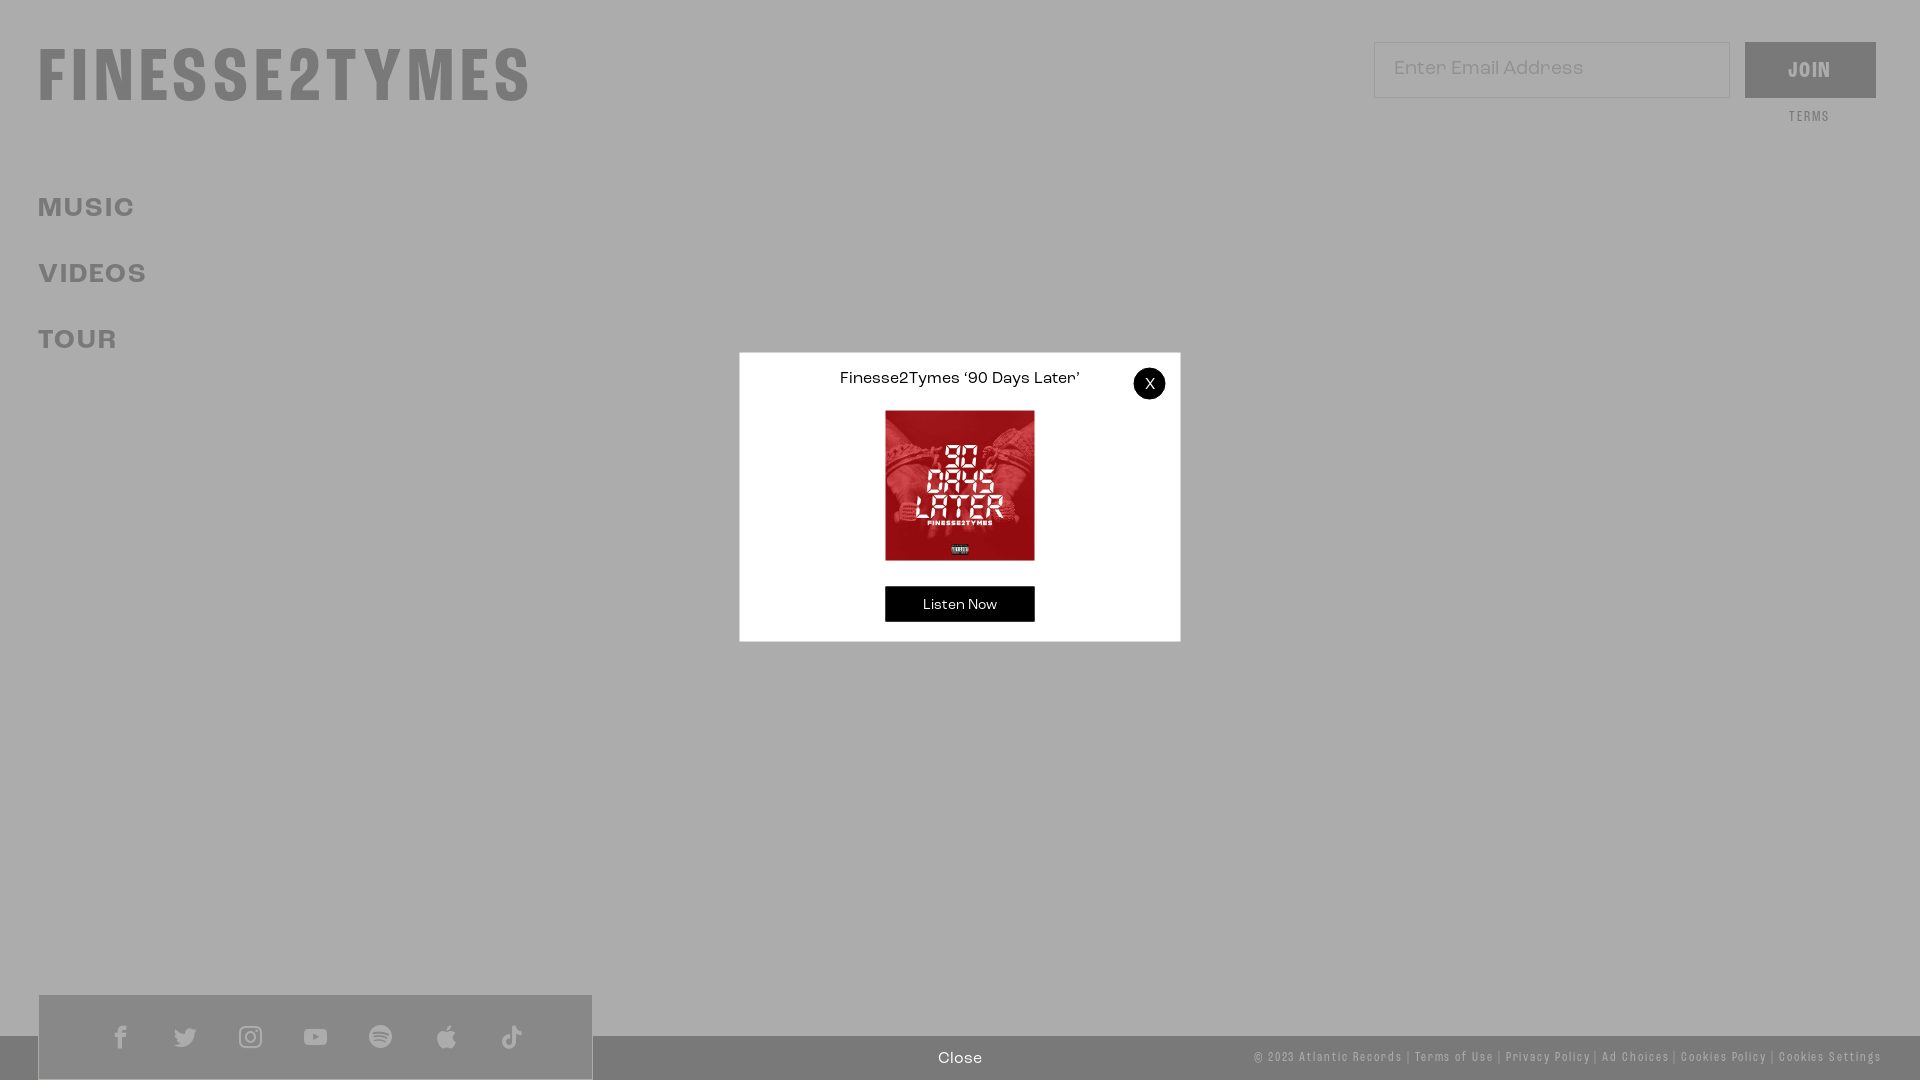 Image resolution: width=1920 pixels, height=1080 pixels. I want to click on 'X', so click(1150, 382).